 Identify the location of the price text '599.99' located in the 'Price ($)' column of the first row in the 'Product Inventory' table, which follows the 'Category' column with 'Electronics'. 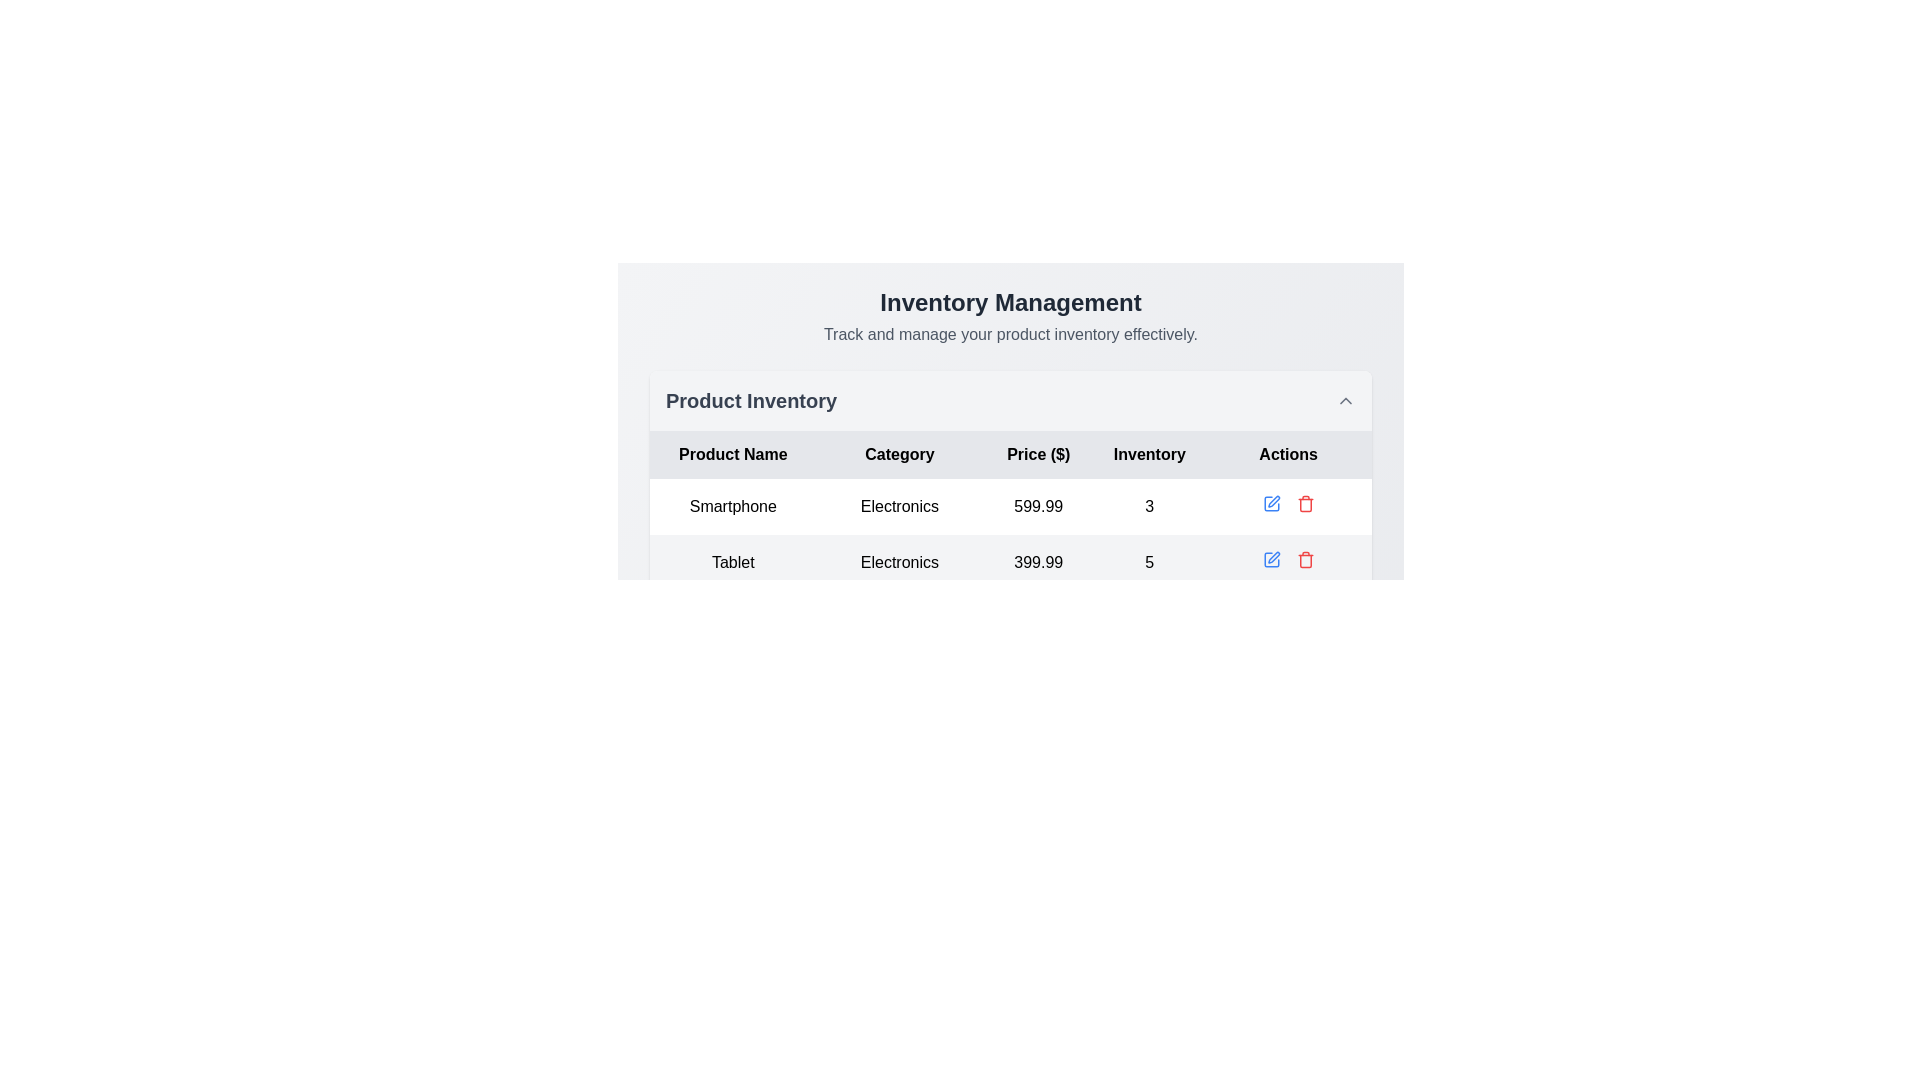
(1038, 505).